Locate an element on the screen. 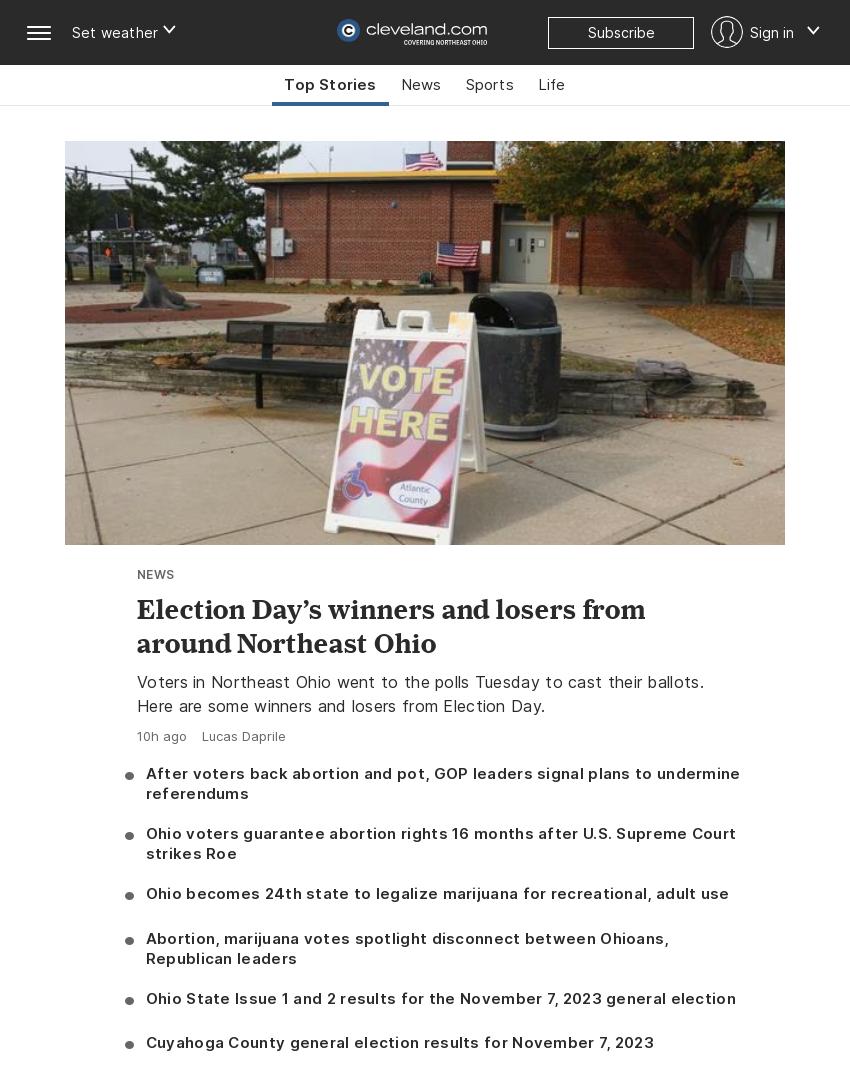 Image resolution: width=850 pixels, height=1069 pixels. 'Ohio State Issue 1  and 2 results for the November 7, 2023 general election' is located at coordinates (439, 997).